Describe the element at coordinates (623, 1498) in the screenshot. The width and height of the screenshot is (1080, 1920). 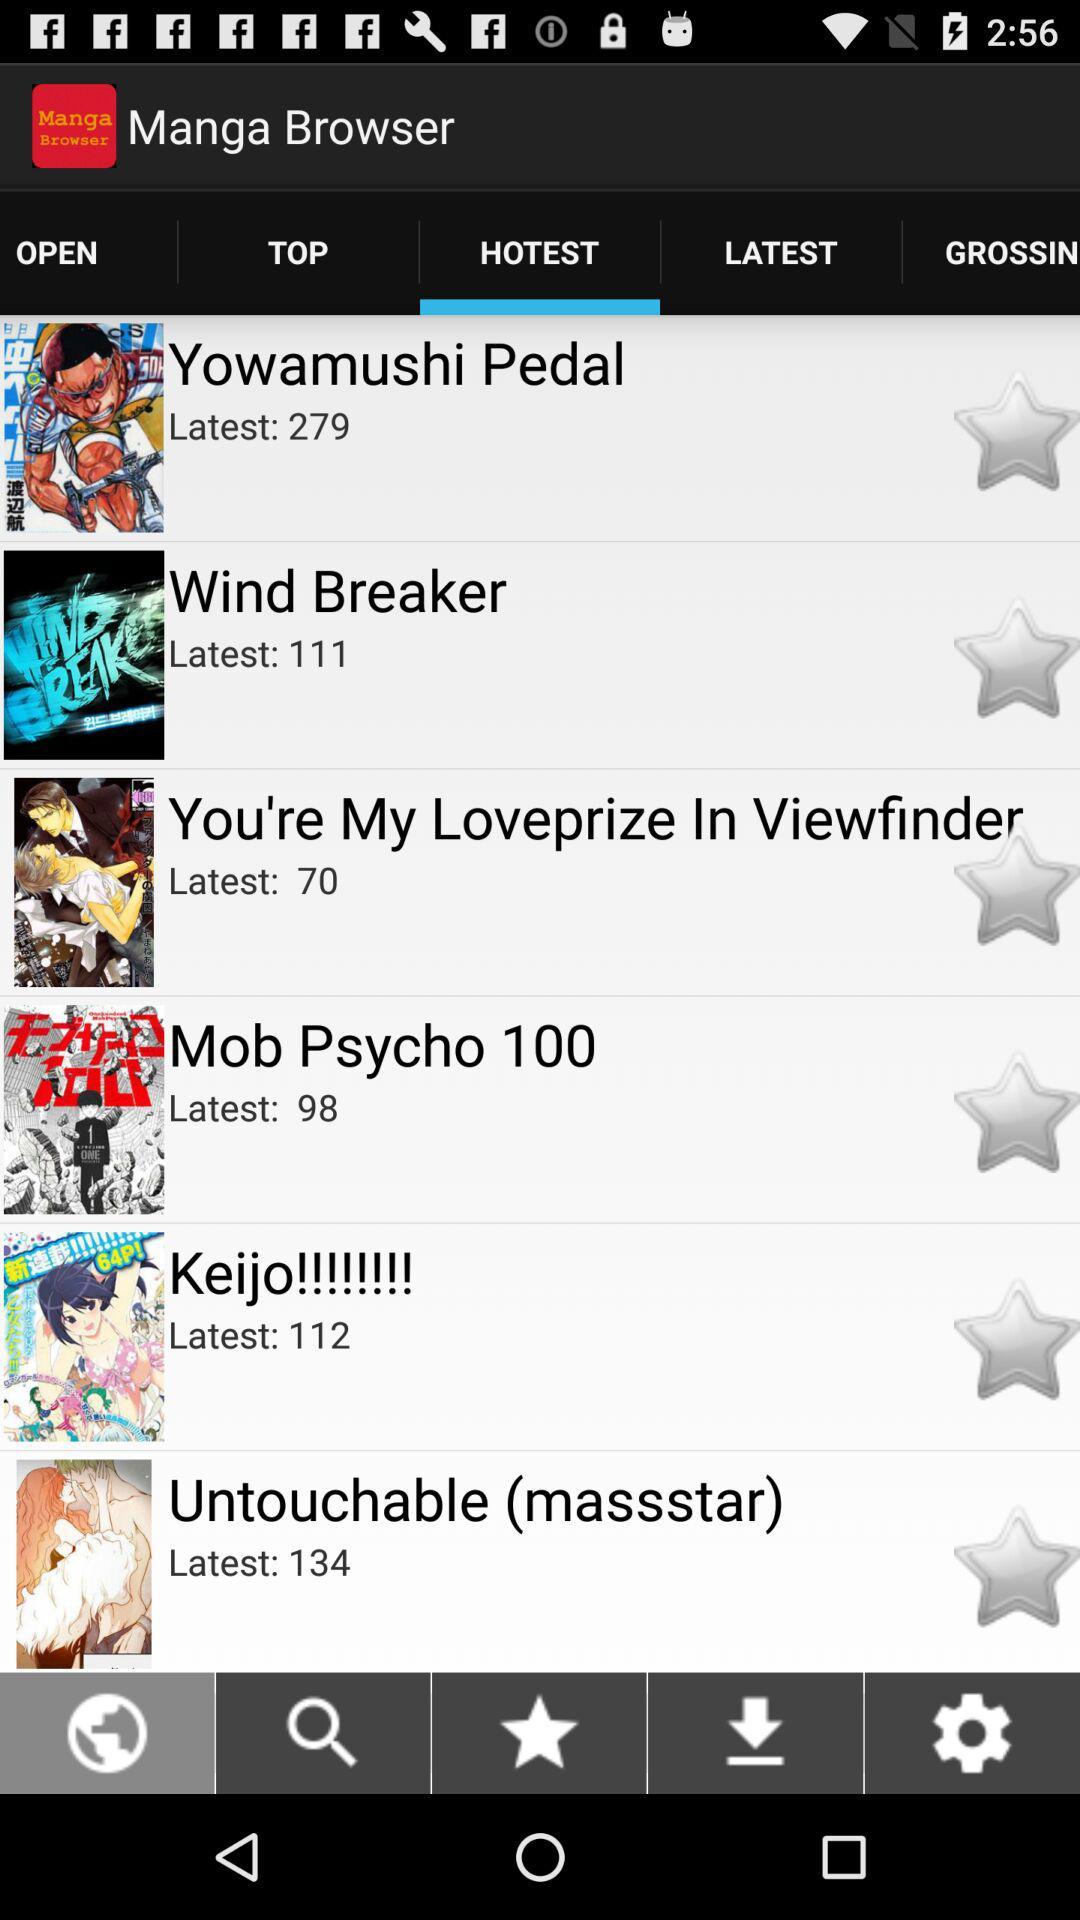
I see `the untouchable (massstar) item` at that location.